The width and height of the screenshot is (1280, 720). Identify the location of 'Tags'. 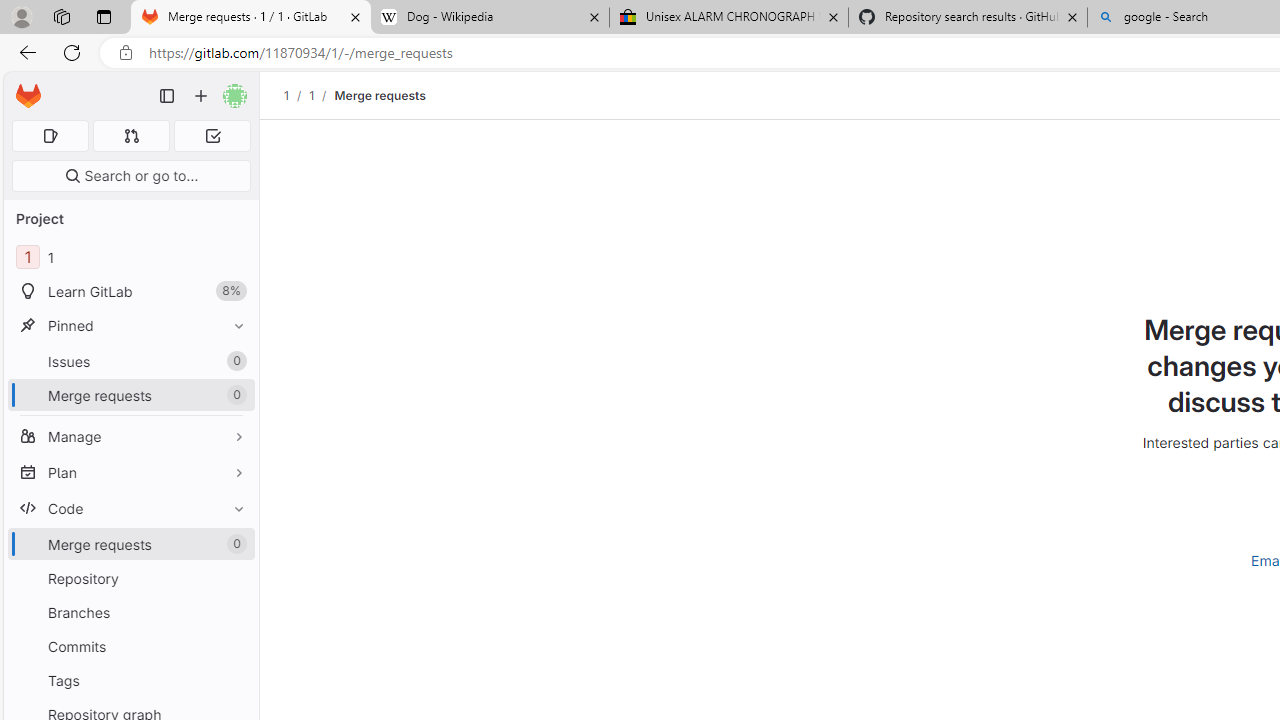
(130, 679).